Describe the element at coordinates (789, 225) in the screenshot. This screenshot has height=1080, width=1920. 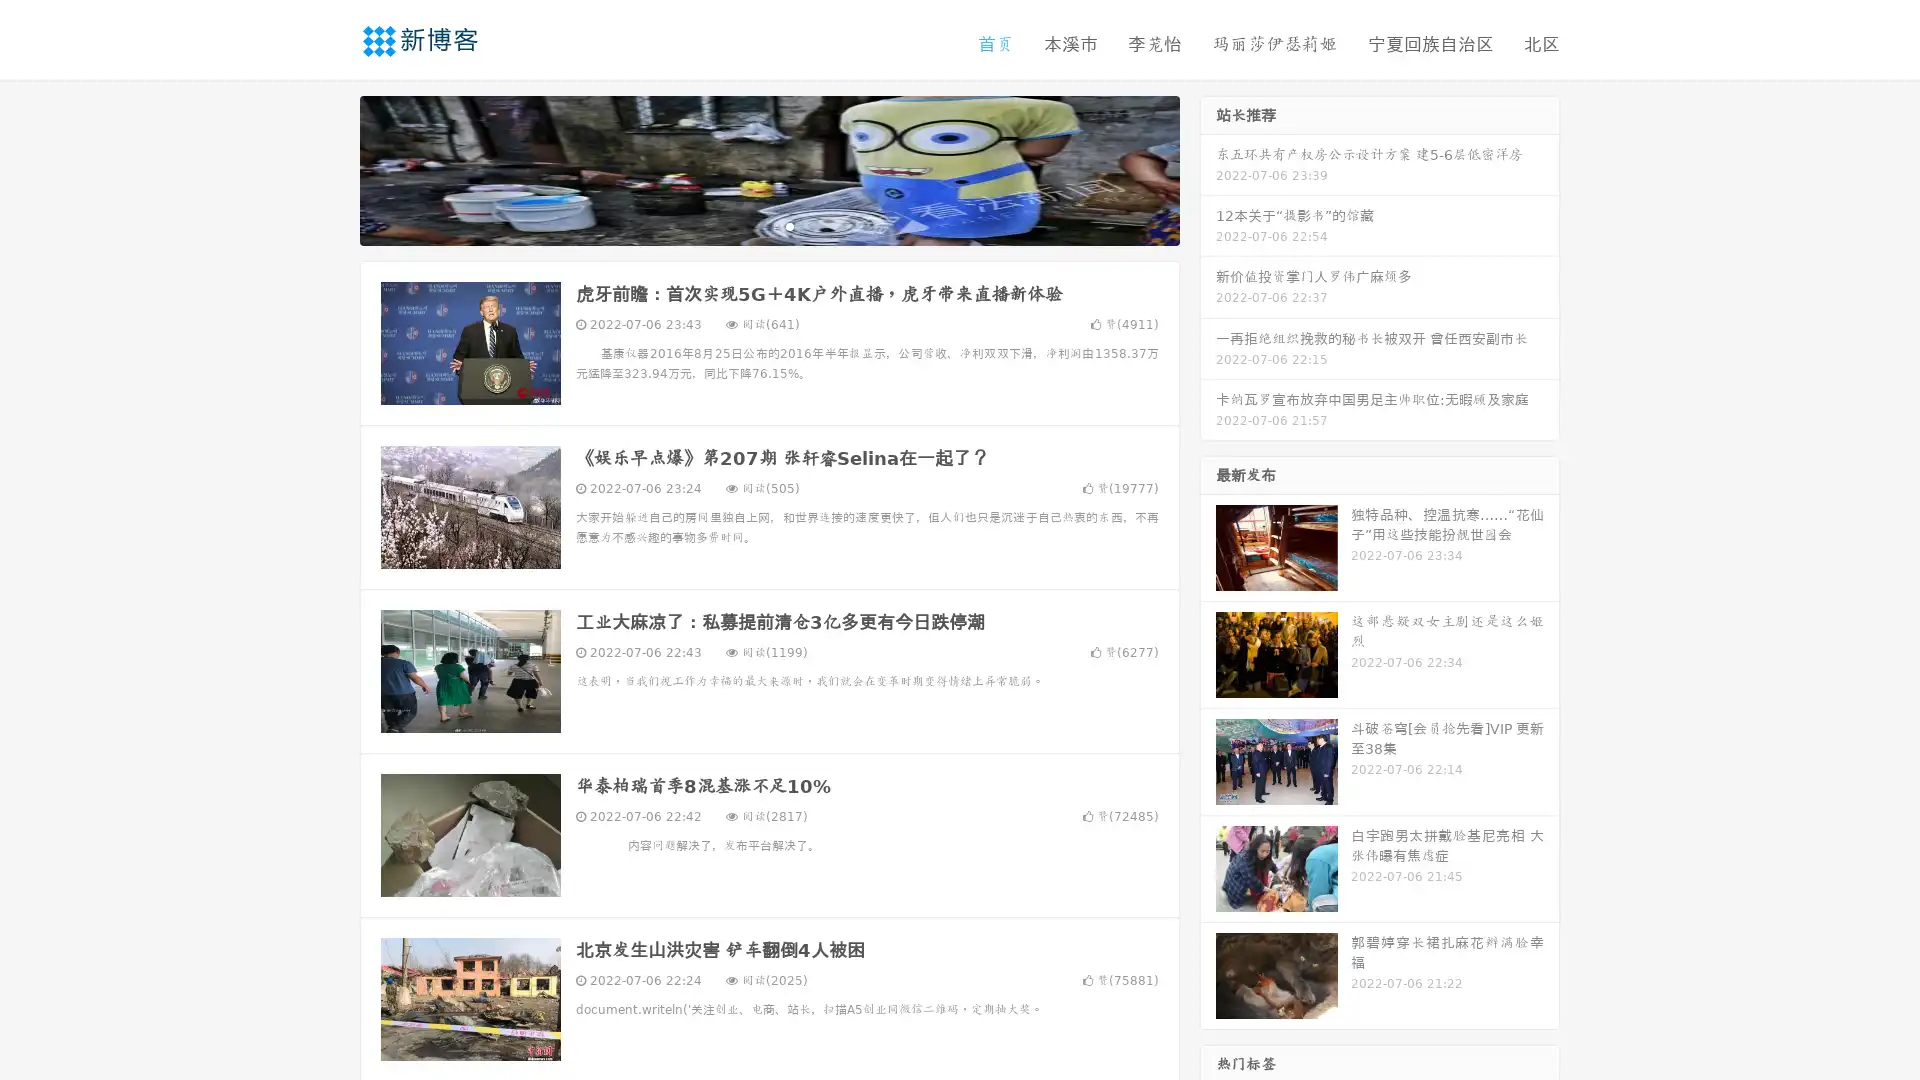
I see `Go to slide 3` at that location.